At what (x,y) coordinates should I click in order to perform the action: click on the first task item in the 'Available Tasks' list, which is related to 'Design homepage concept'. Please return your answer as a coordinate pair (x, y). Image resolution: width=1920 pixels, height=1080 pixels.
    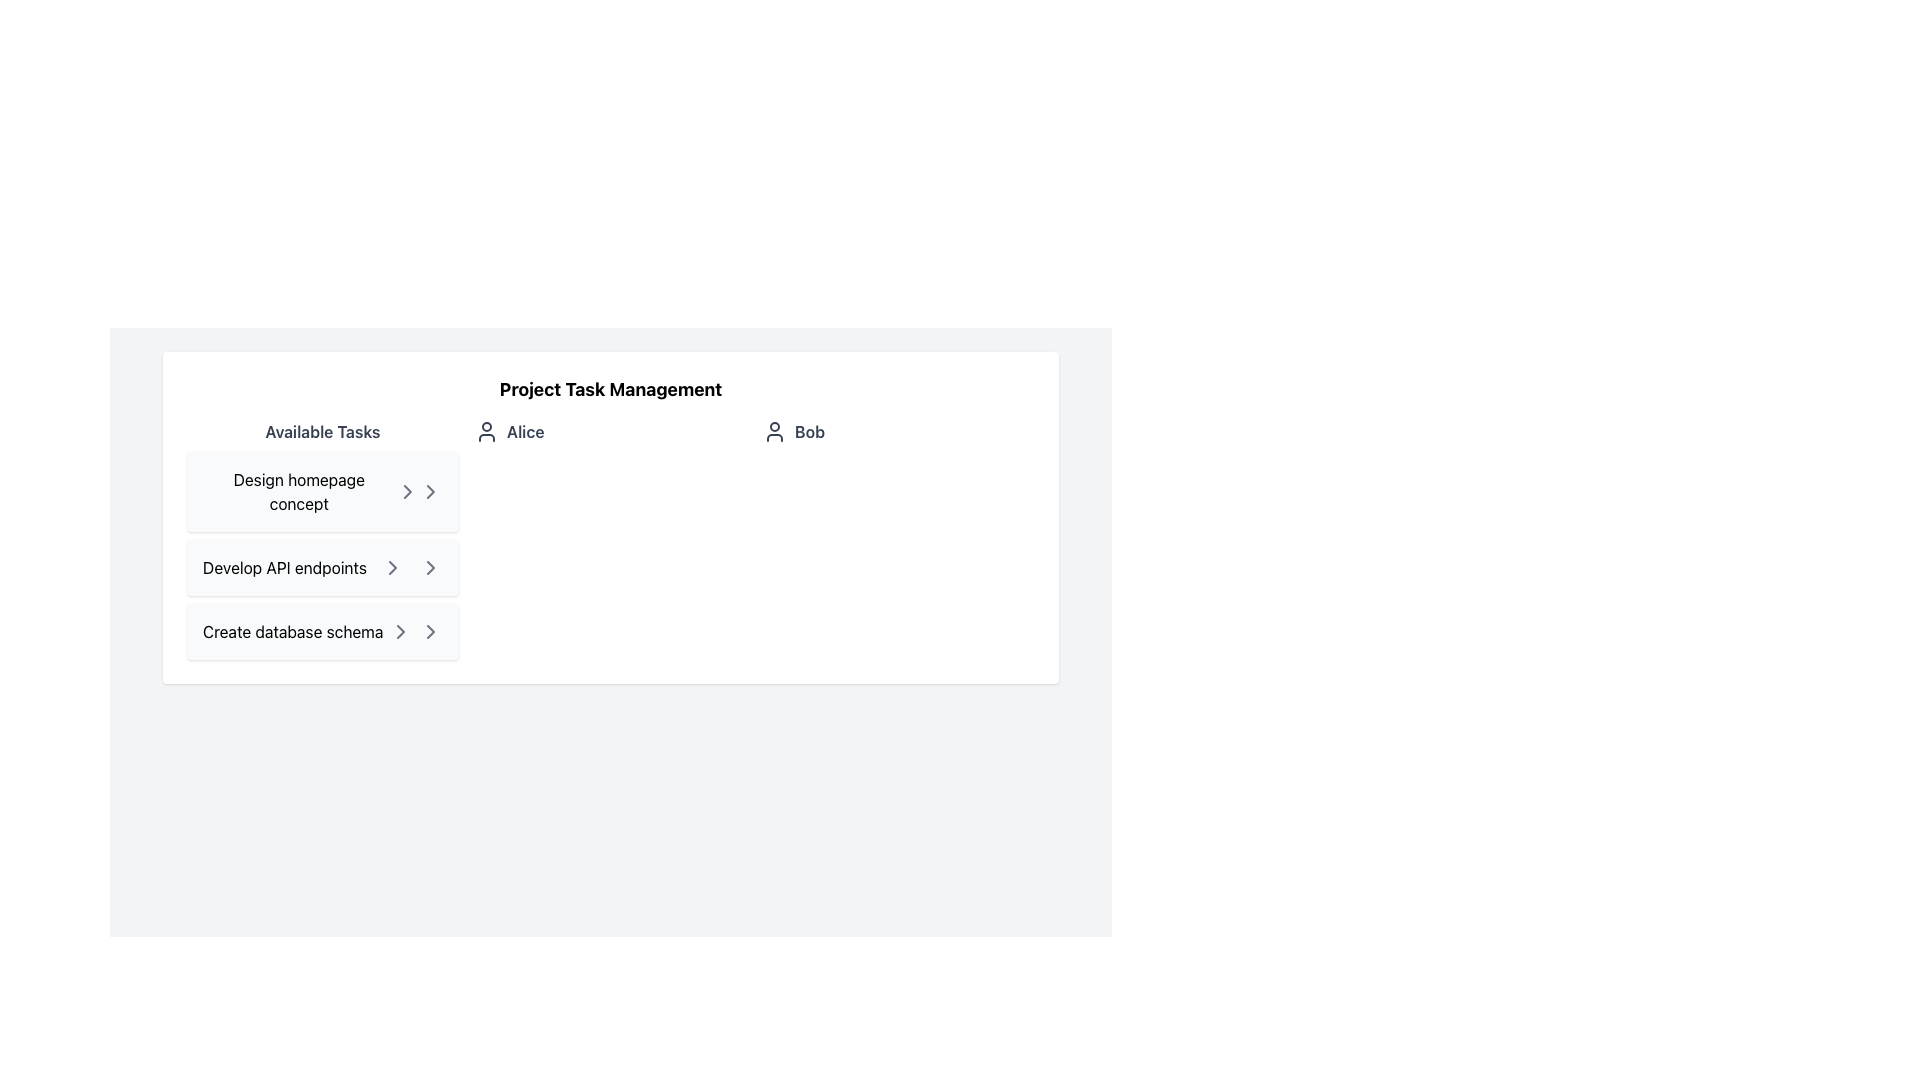
    Looking at the image, I should click on (322, 492).